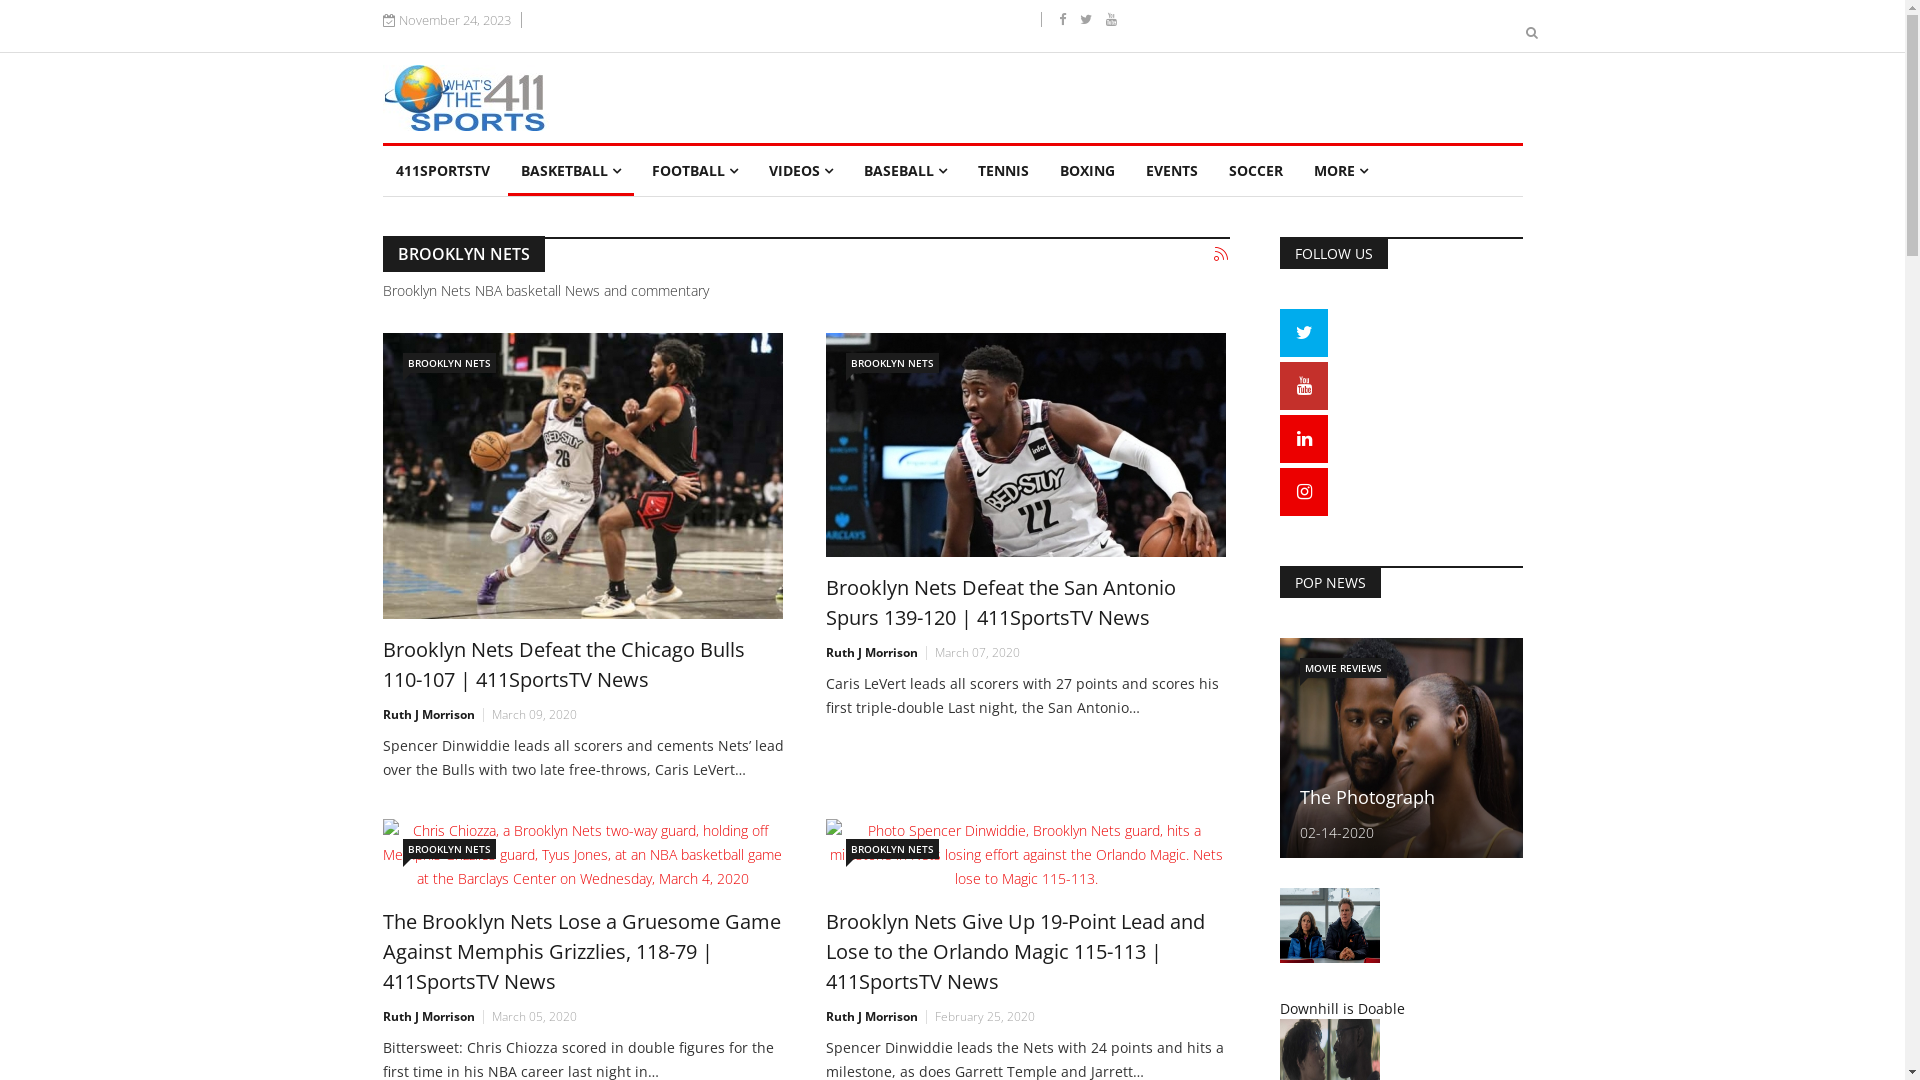 This screenshot has width=1920, height=1080. I want to click on 'TENNIS', so click(1002, 169).